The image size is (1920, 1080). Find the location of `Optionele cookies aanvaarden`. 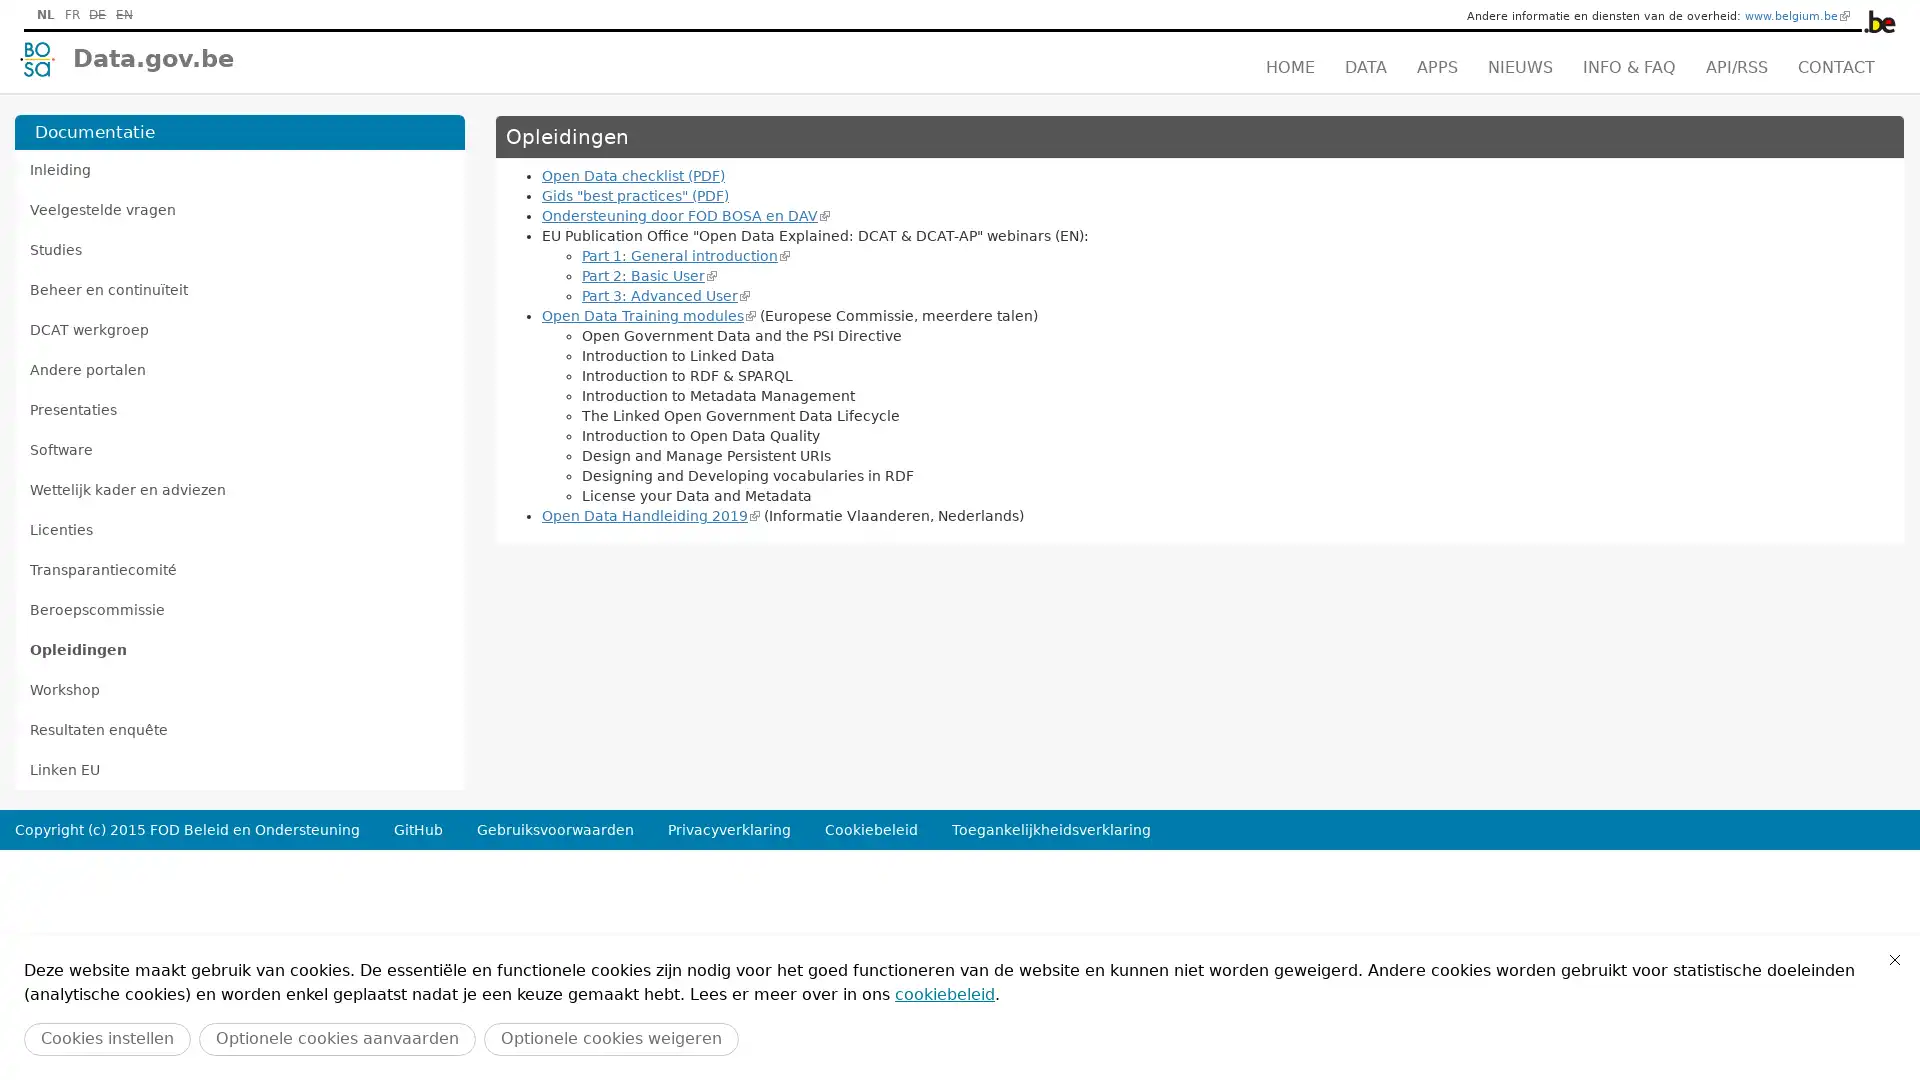

Optionele cookies aanvaarden is located at coordinates (337, 1038).